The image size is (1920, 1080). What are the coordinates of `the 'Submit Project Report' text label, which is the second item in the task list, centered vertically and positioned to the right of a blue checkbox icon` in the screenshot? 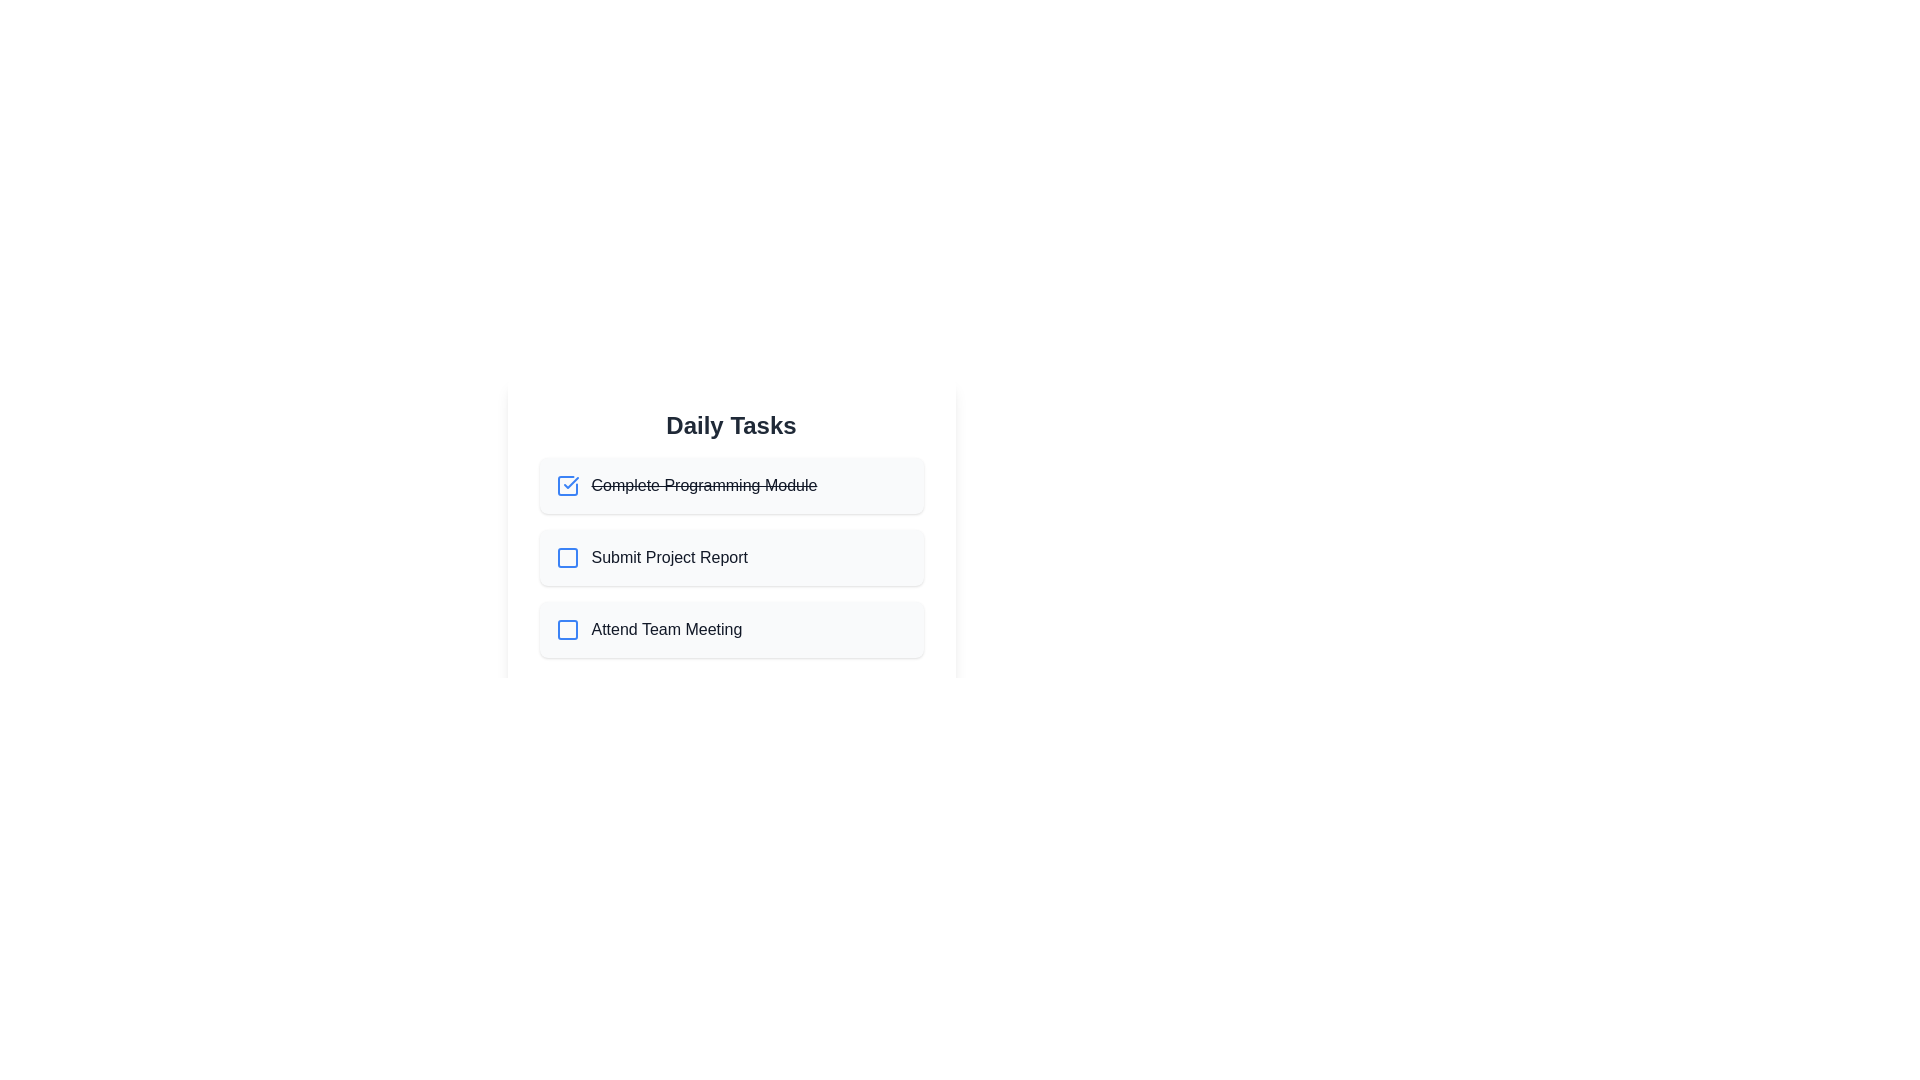 It's located at (669, 558).